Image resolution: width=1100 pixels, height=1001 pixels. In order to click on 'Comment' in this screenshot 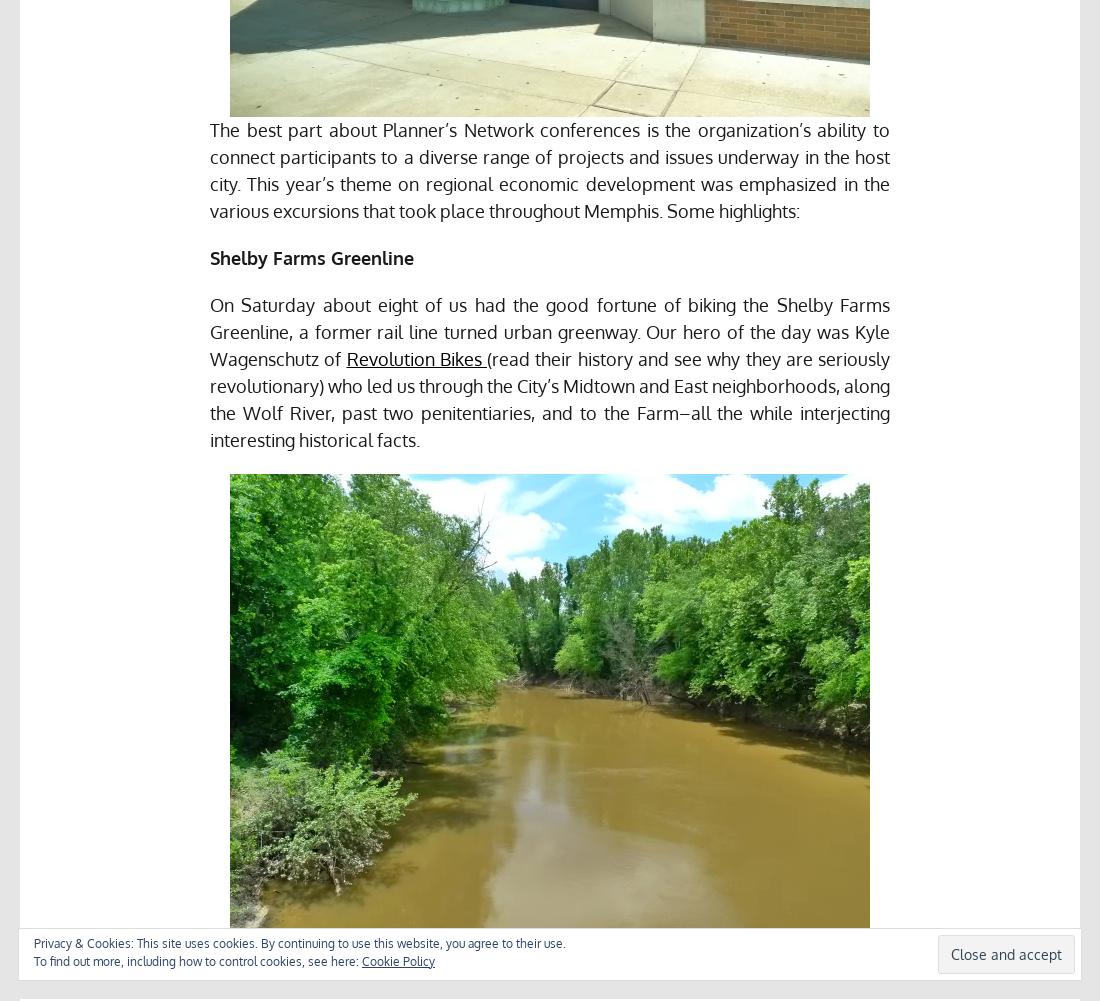, I will do `click(918, 970)`.